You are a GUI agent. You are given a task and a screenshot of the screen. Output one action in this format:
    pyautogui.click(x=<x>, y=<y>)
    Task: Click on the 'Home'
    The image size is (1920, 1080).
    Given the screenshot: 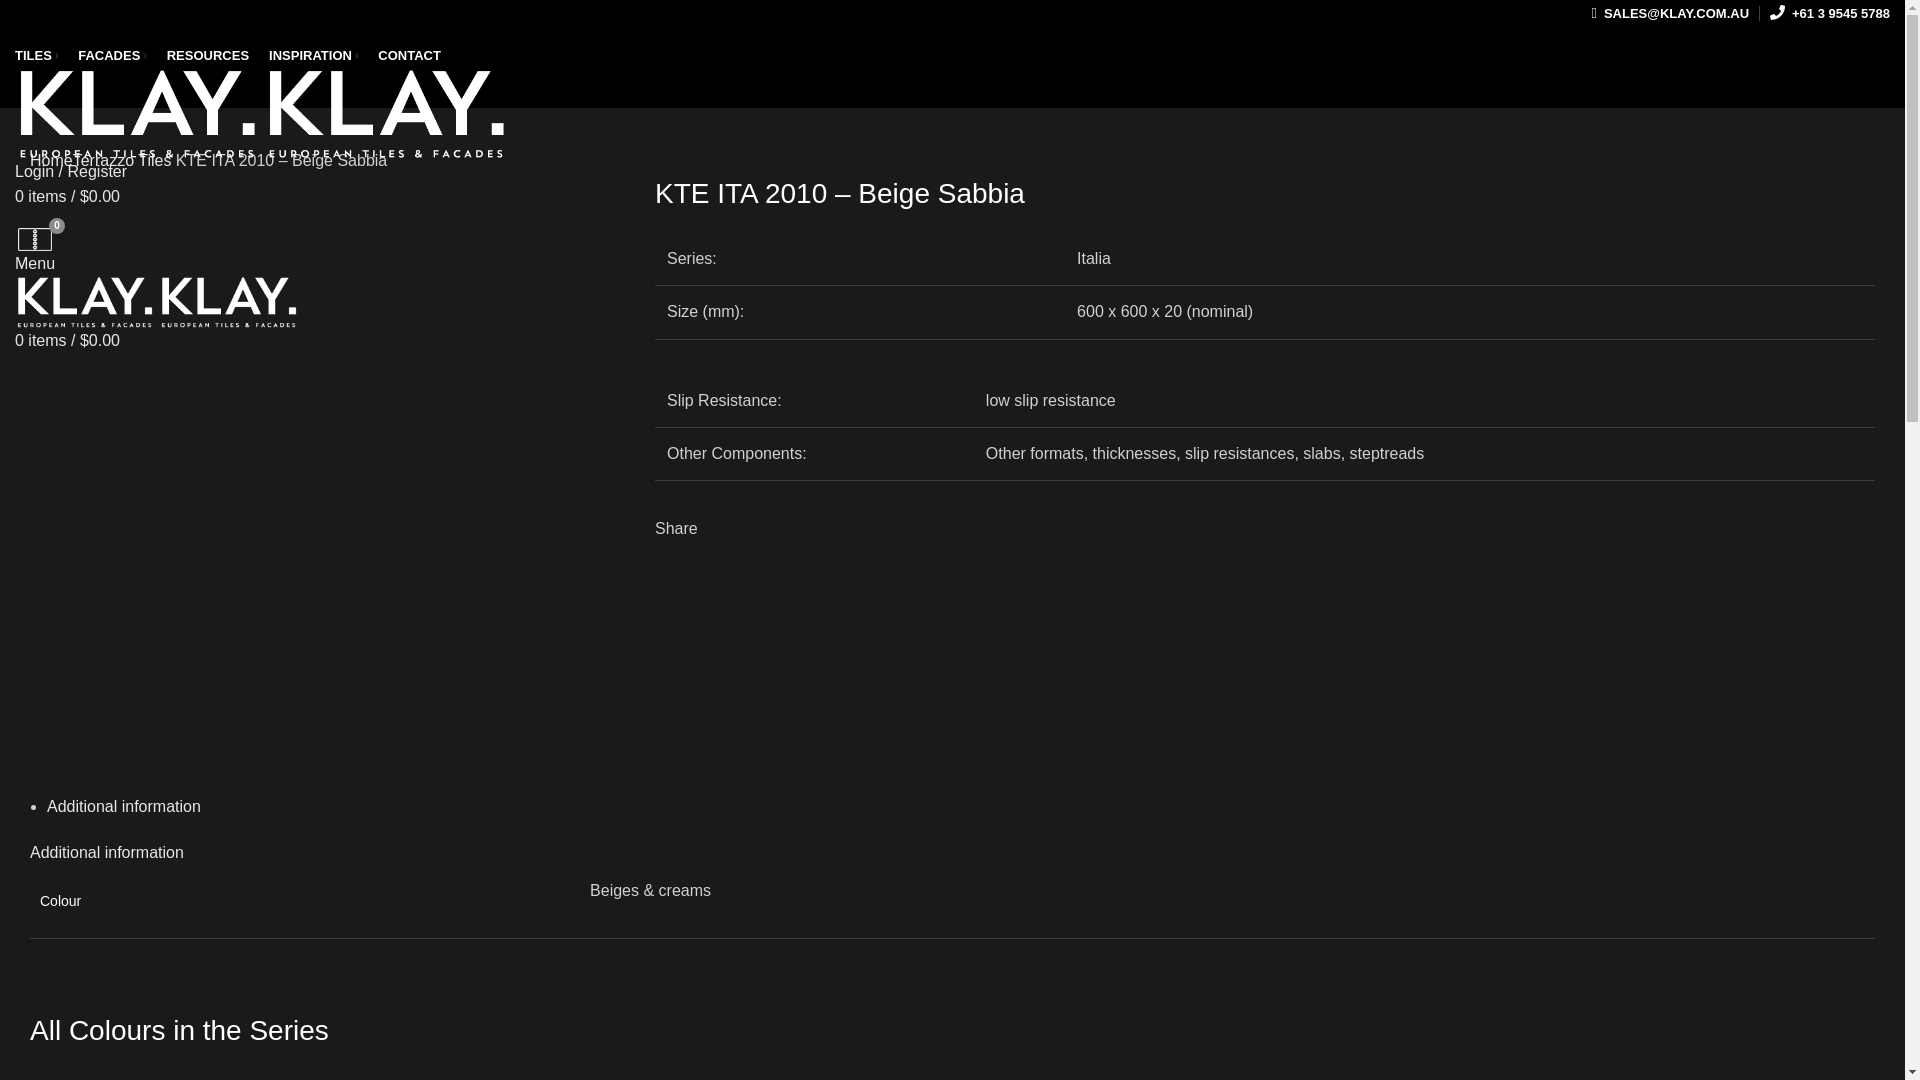 What is the action you would take?
    pyautogui.click(x=51, y=159)
    